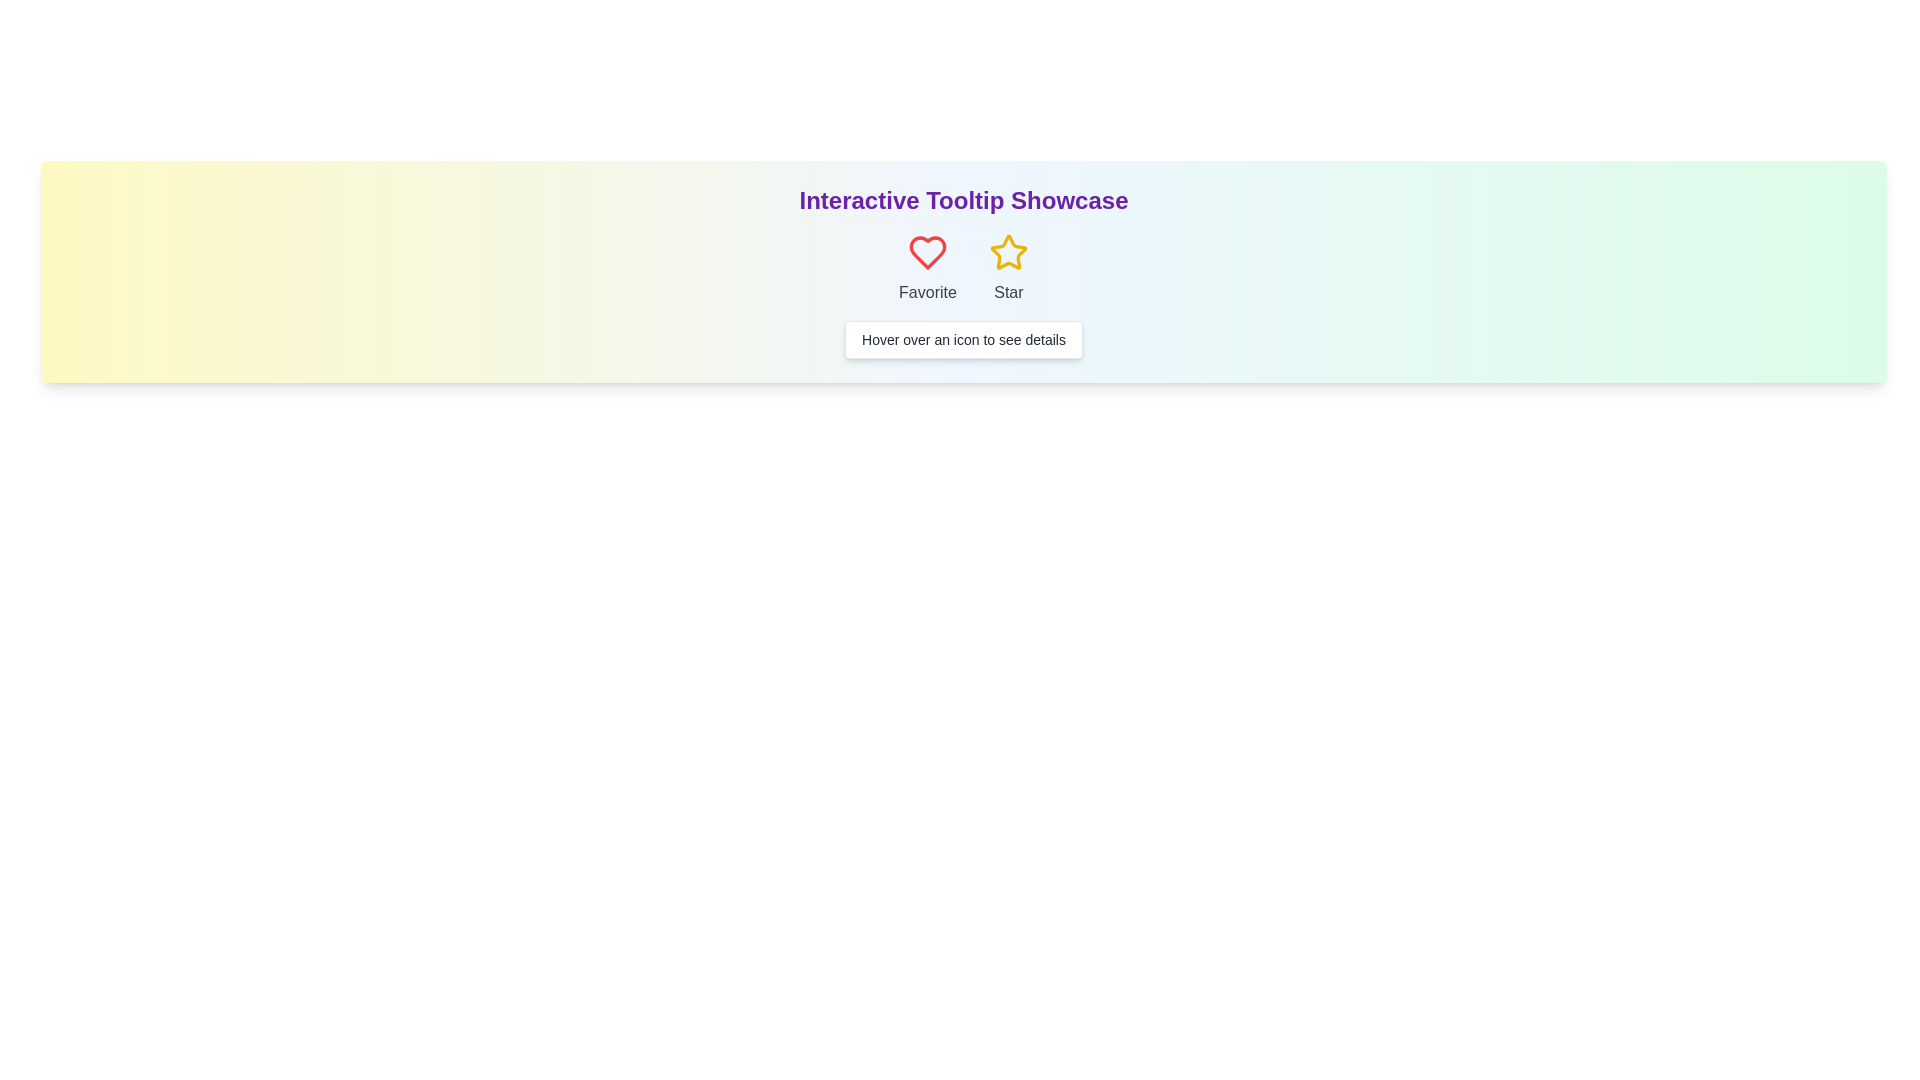  I want to click on the text element that reads 'Interactive Tooltip Showcase', which is centrally positioned at the top of its section with a gradient background, so click(964, 200).